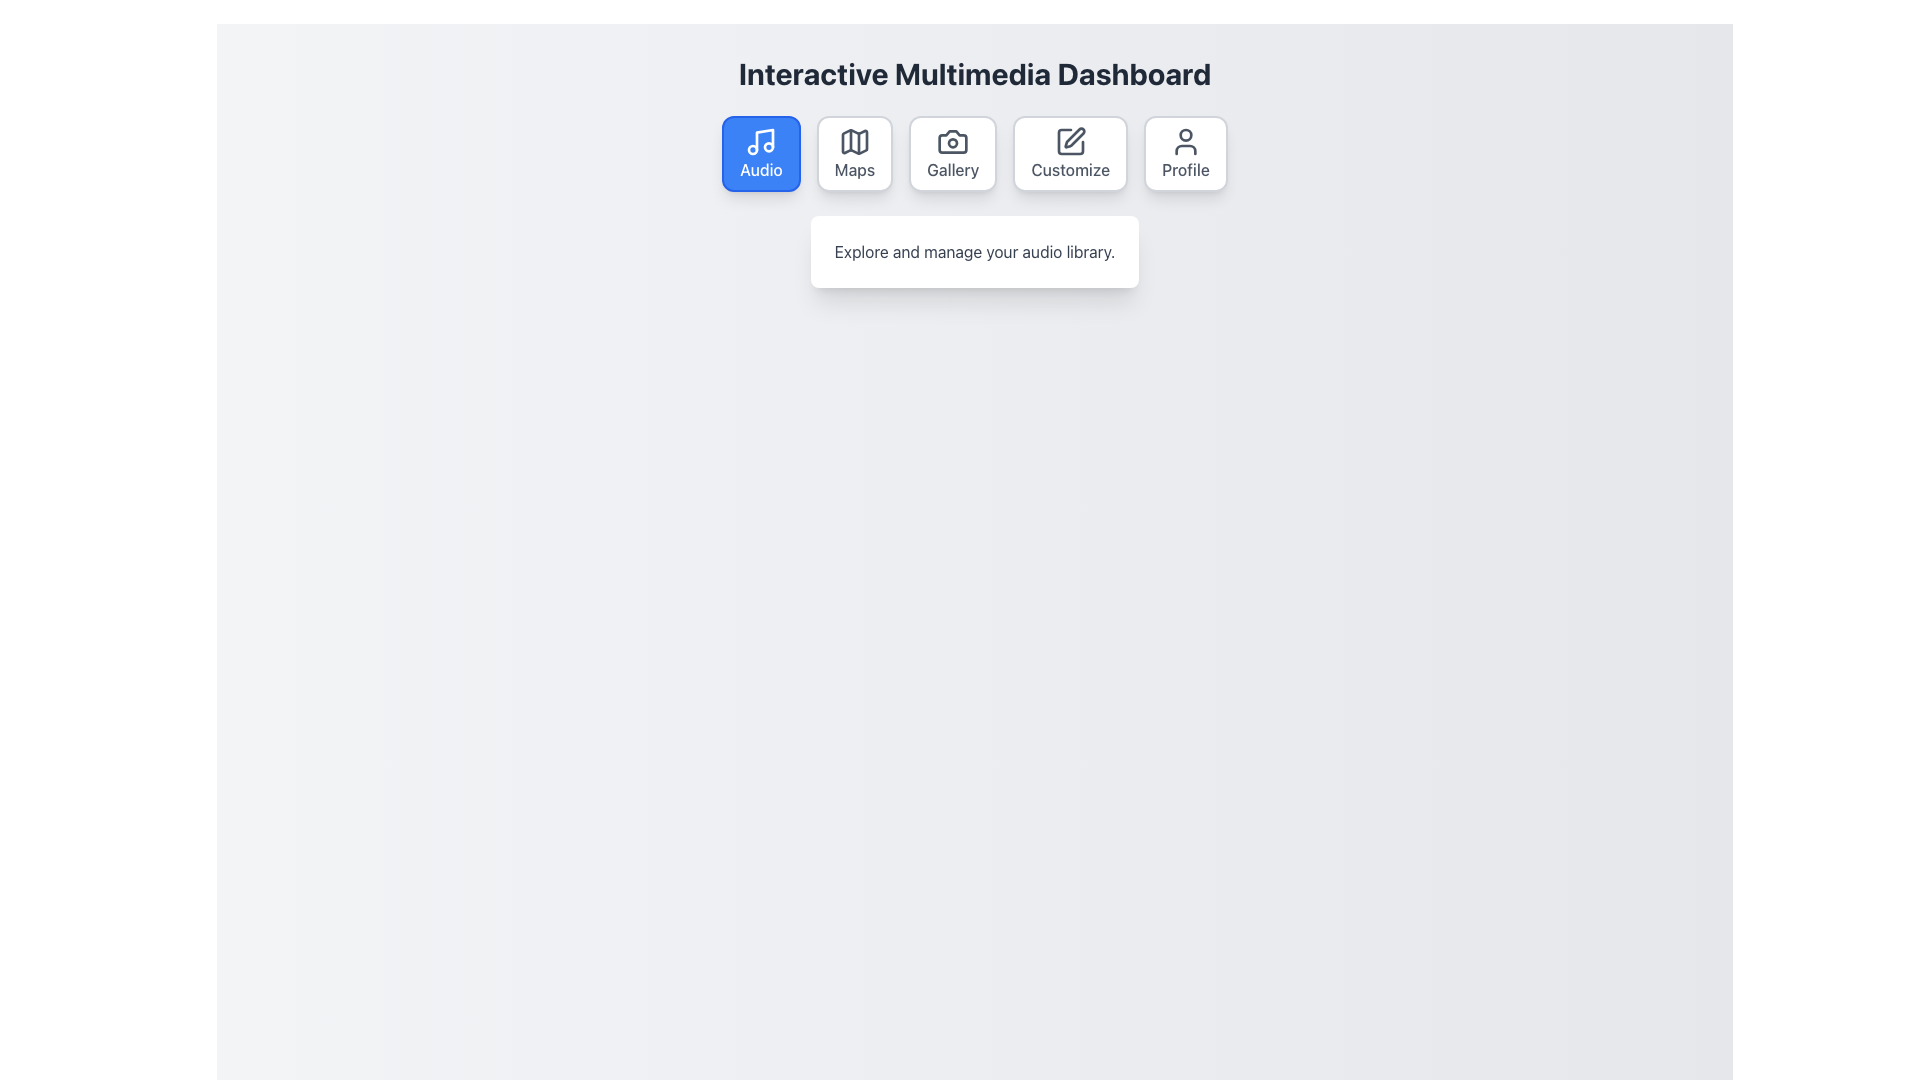 Image resolution: width=1920 pixels, height=1080 pixels. I want to click on the circular graphic within the 'Profile' icon, which visually represents a user's head, located at the far right of the top row of buttons, so click(1185, 135).